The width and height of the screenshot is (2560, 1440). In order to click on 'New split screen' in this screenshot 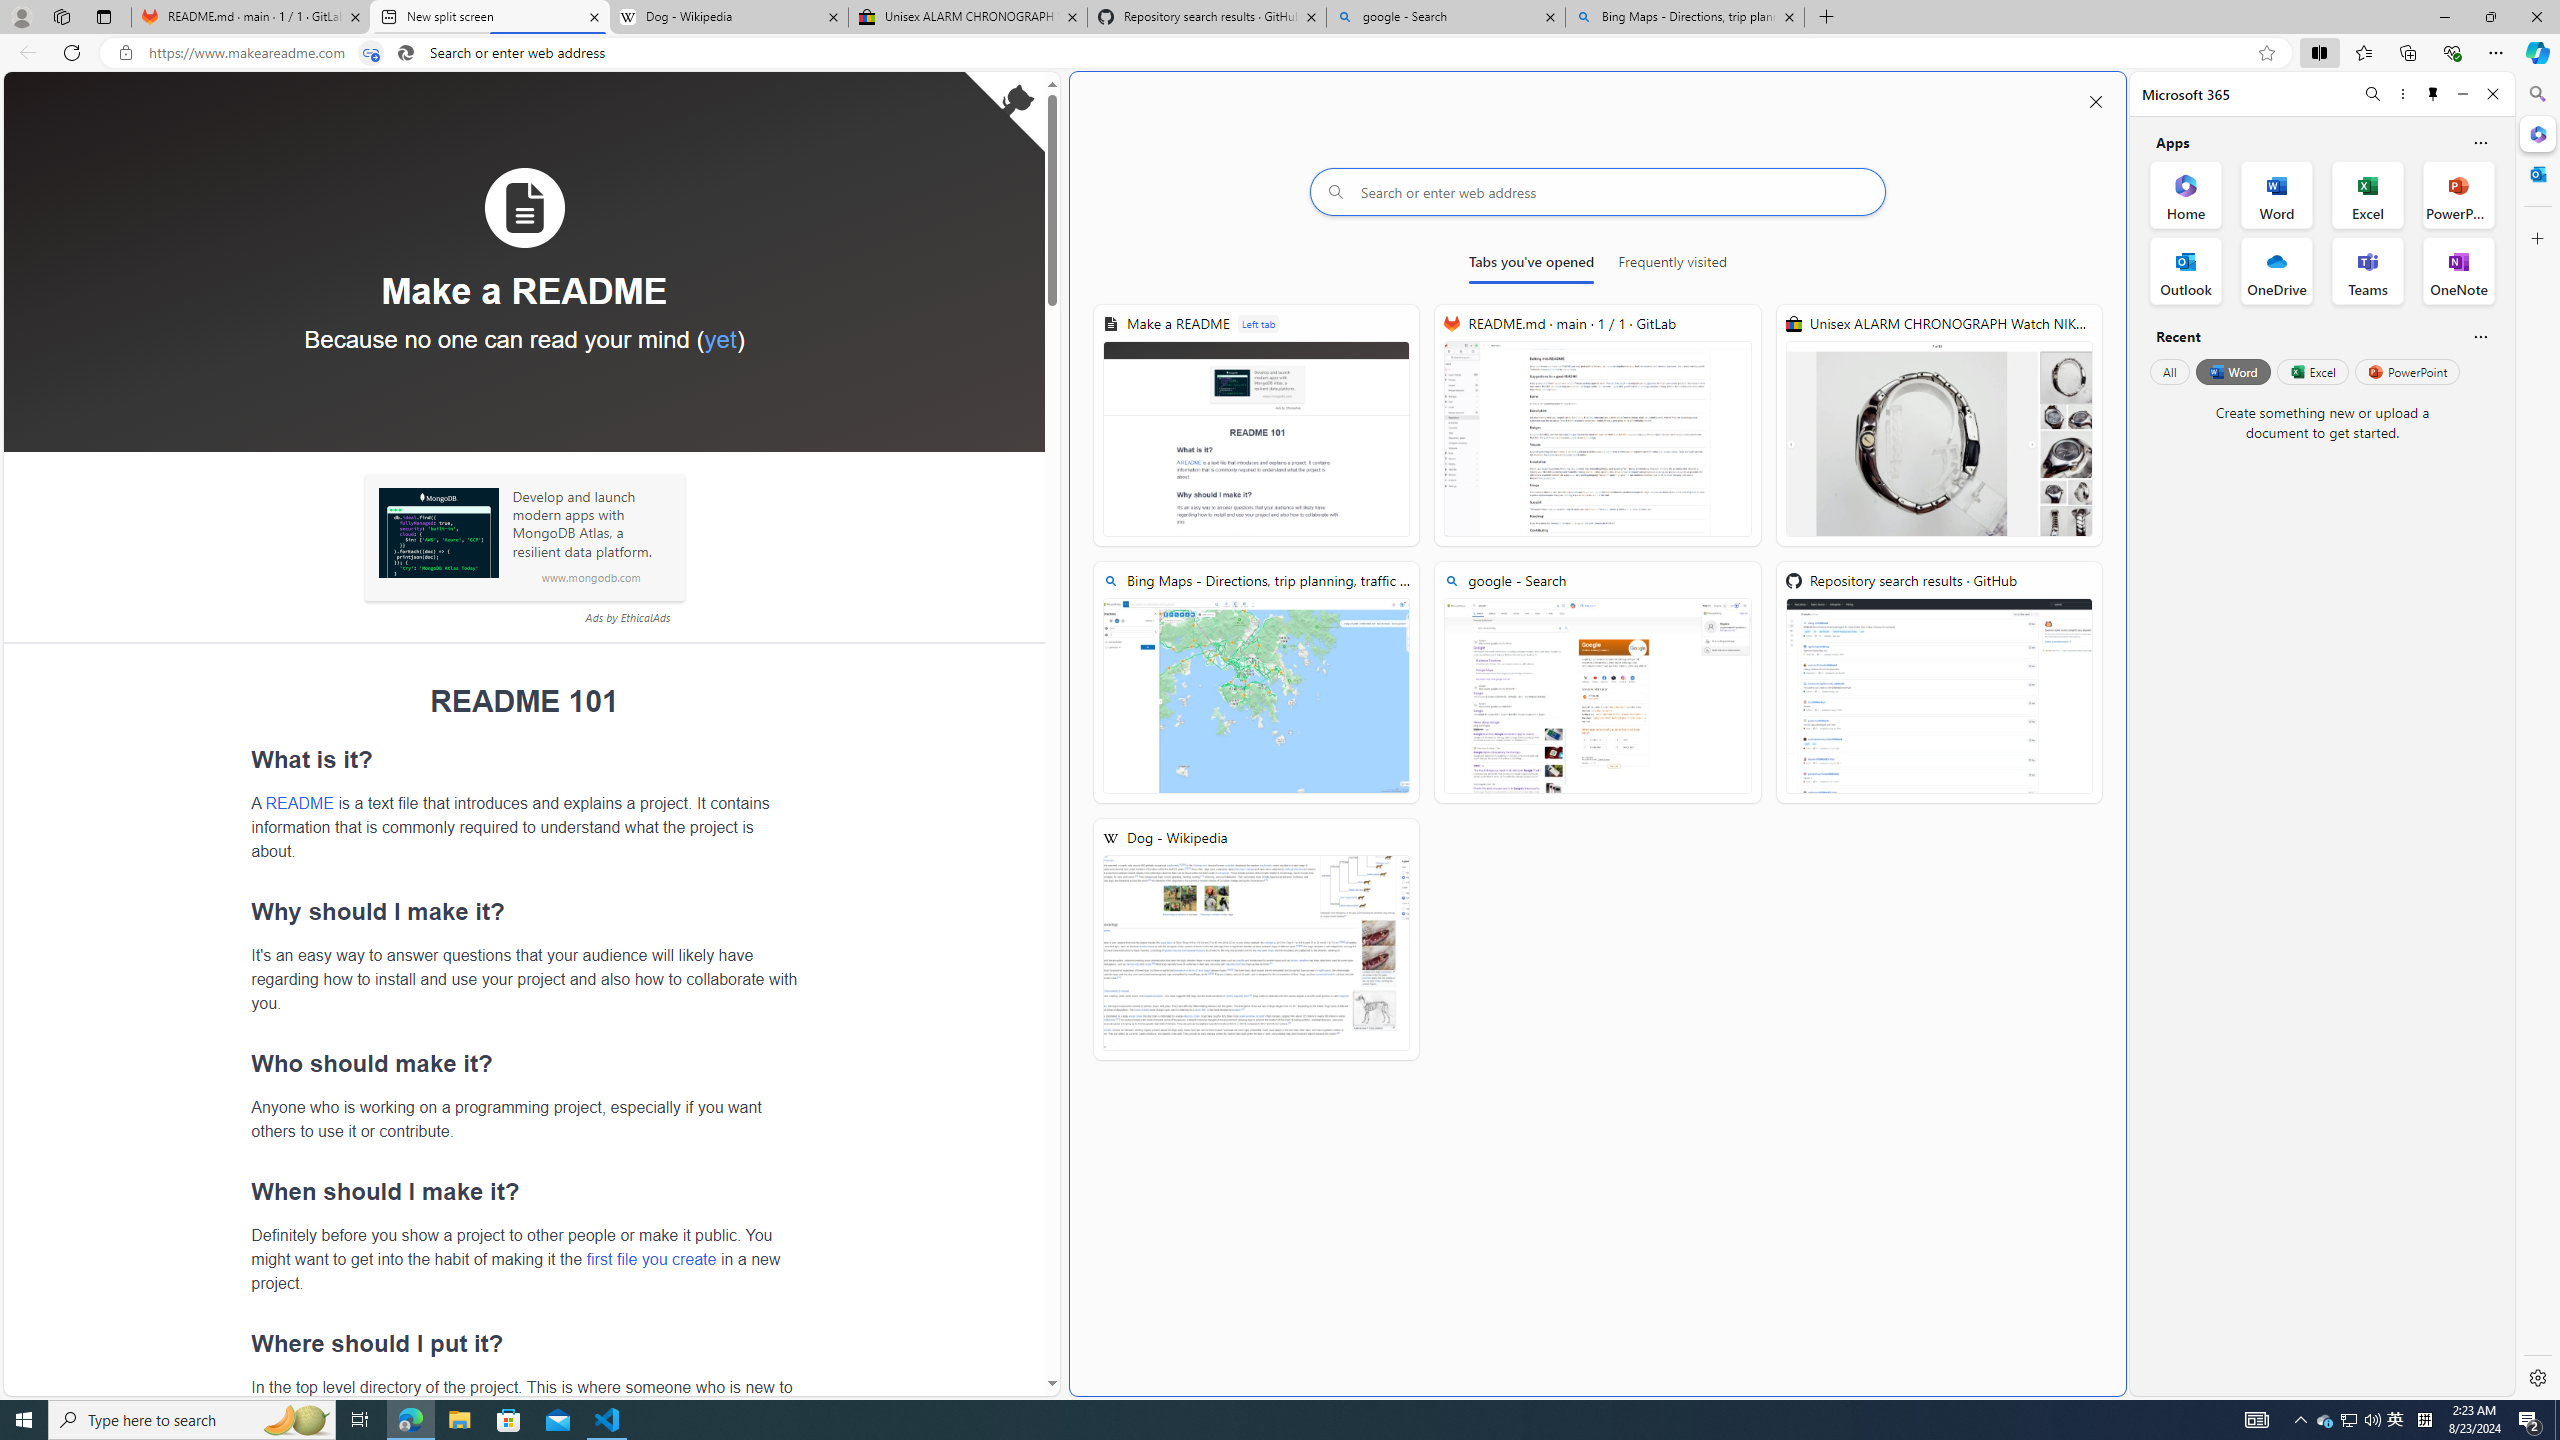, I will do `click(488, 16)`.